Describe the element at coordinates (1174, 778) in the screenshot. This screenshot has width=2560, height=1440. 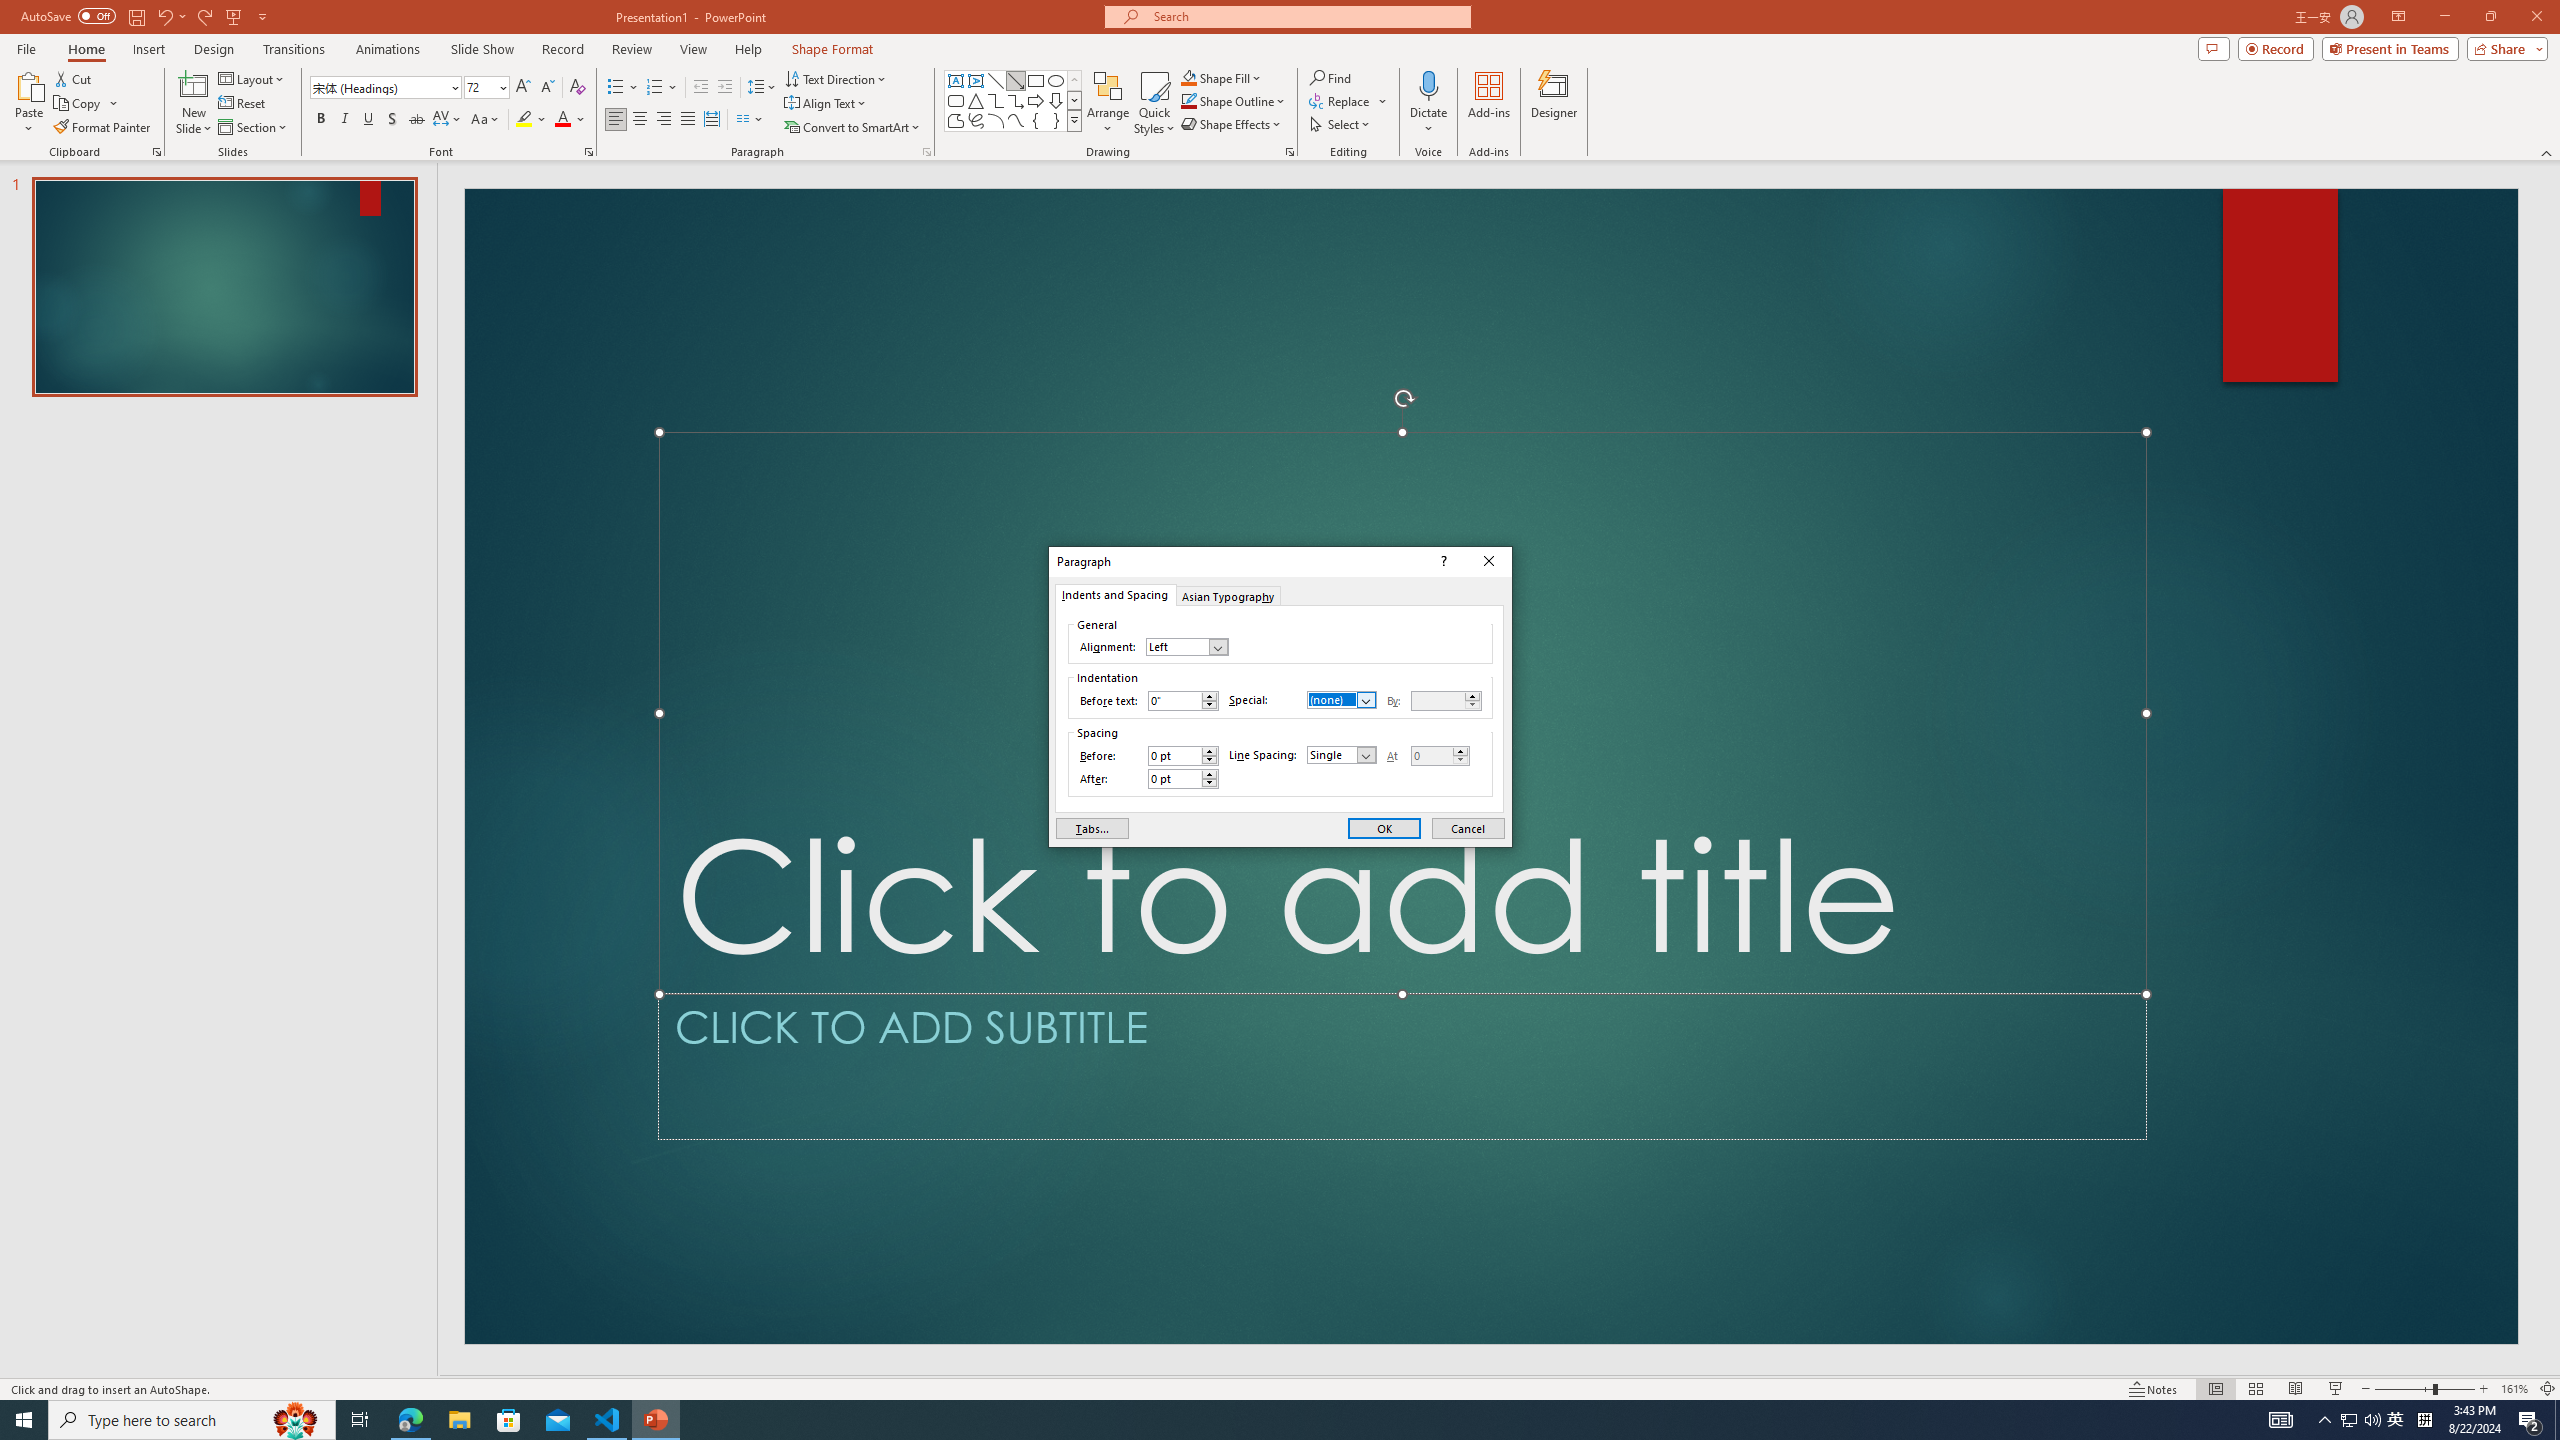
I see `'After'` at that location.